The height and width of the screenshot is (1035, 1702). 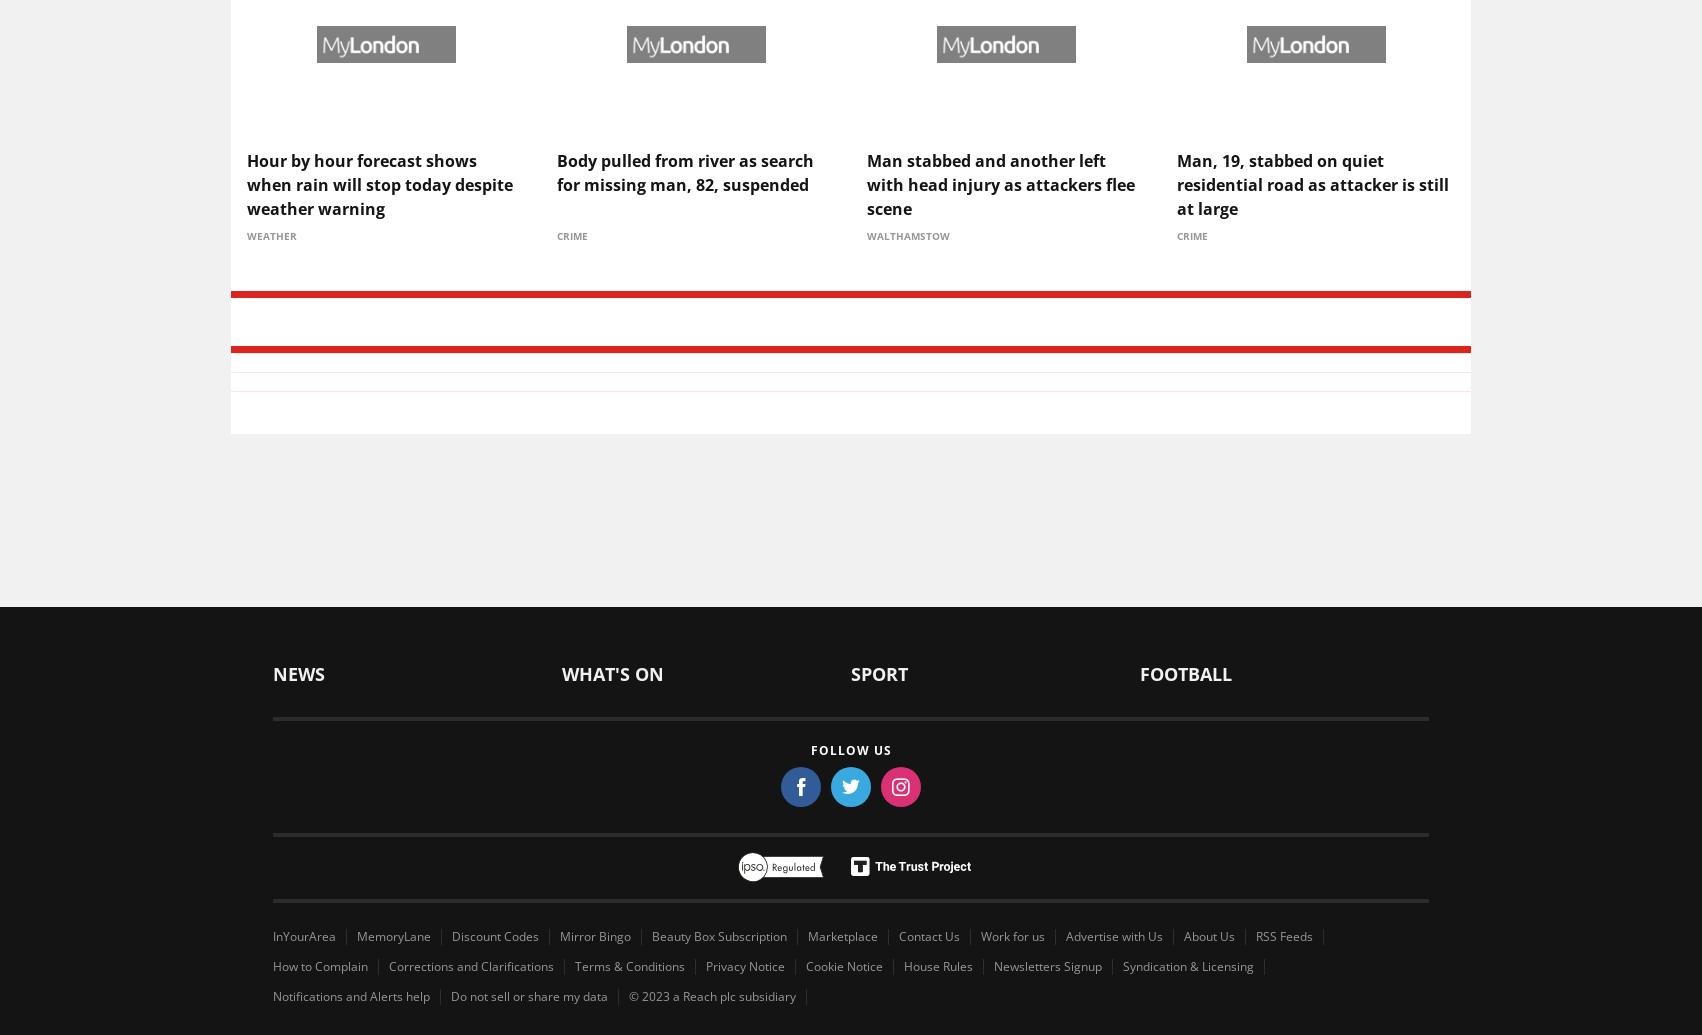 I want to click on 'Man, 19, stabbed on quiet residential road as attacker is still at large', so click(x=1311, y=184).